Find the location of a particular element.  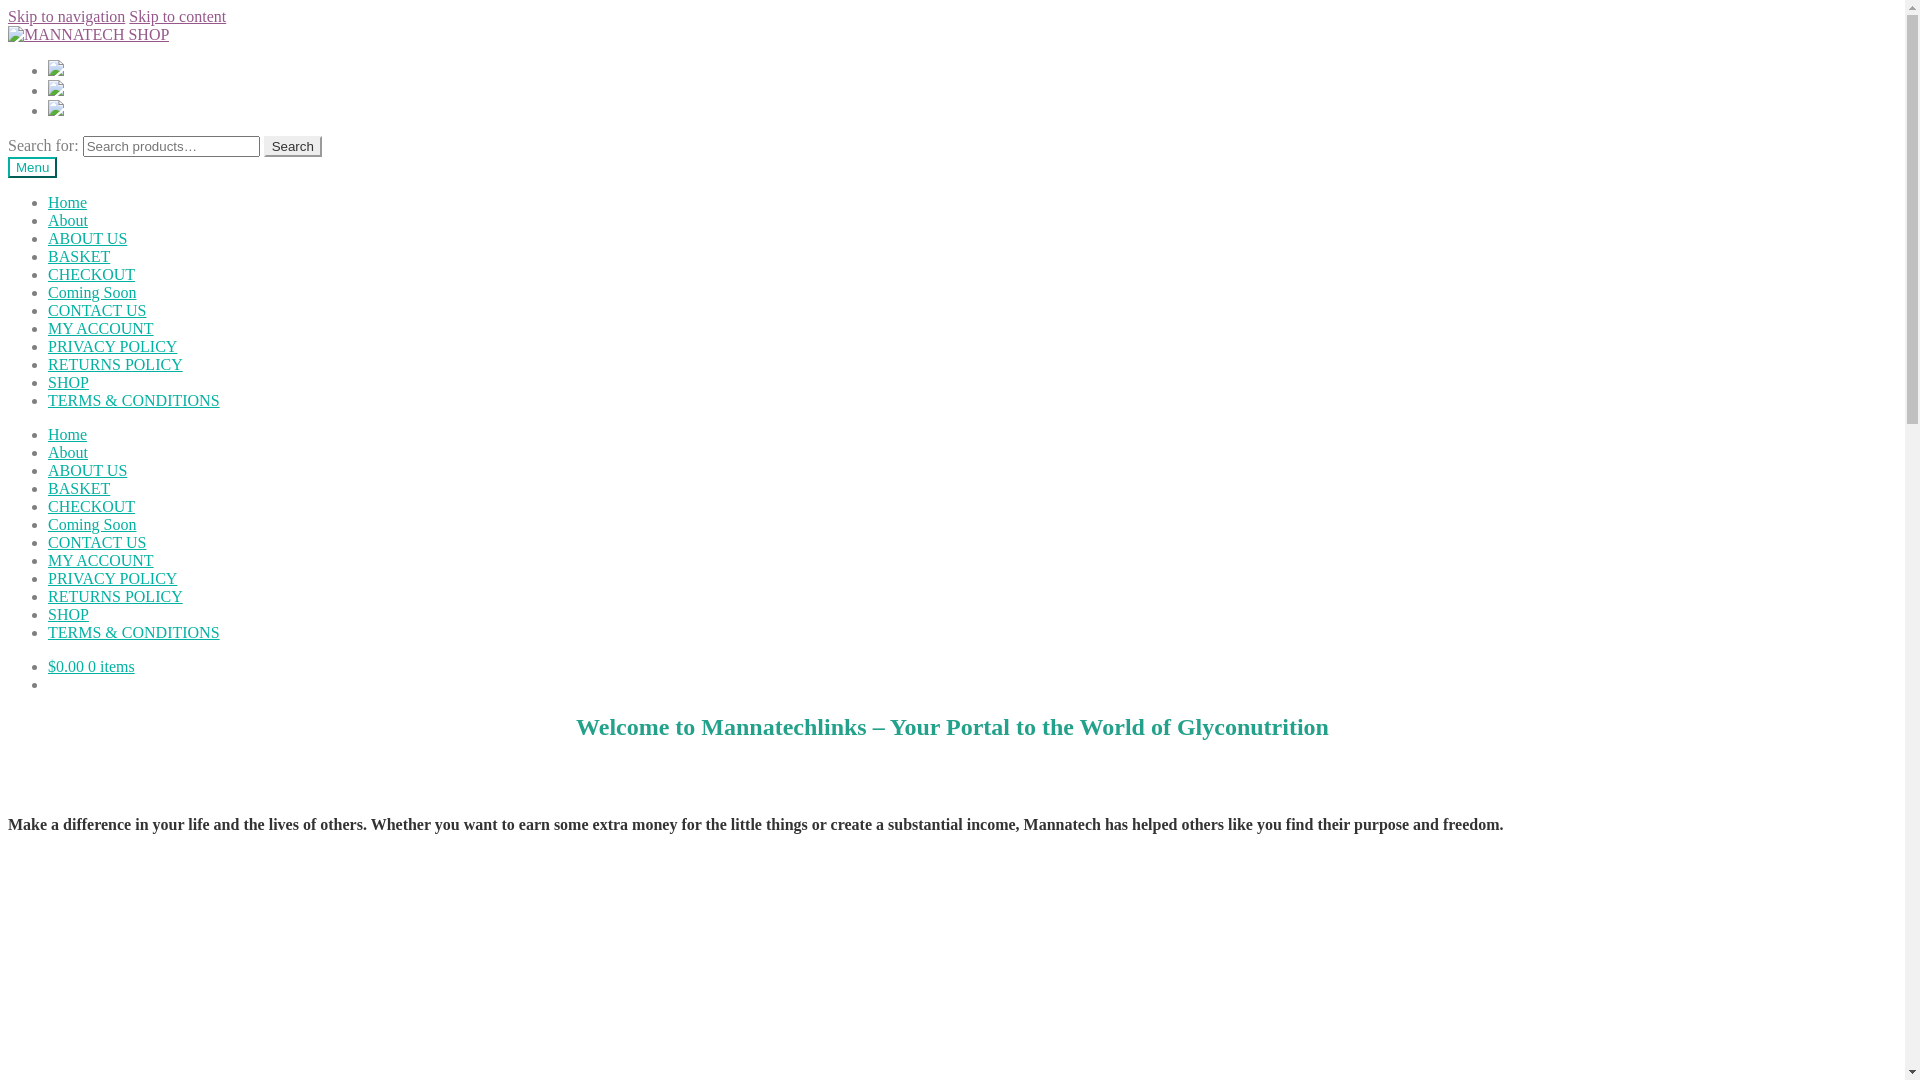

'MANNATECH SHOP' is located at coordinates (87, 34).